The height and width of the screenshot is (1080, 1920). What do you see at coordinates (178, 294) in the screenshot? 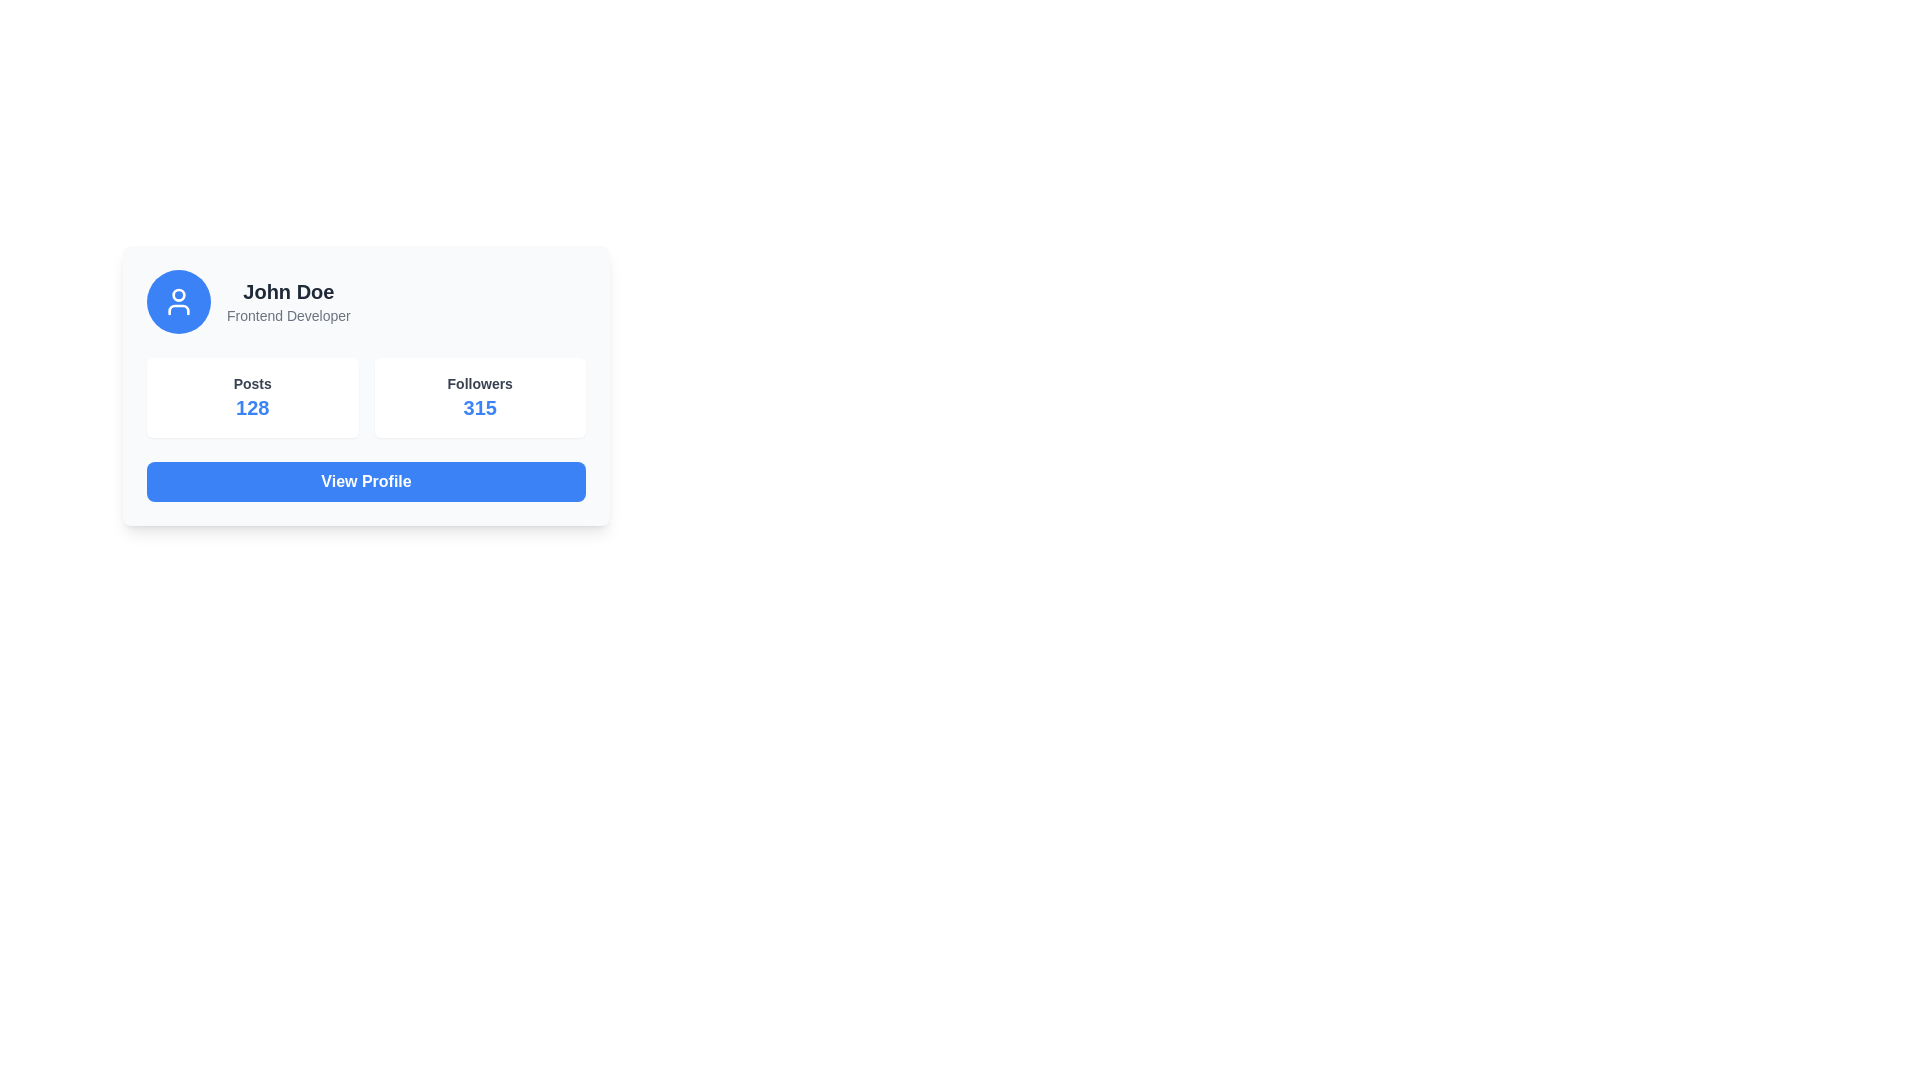
I see `the Circle graphic element located at the center of the user profile avatar, which is to the left of the text 'John Doe' within the profile card` at bounding box center [178, 294].